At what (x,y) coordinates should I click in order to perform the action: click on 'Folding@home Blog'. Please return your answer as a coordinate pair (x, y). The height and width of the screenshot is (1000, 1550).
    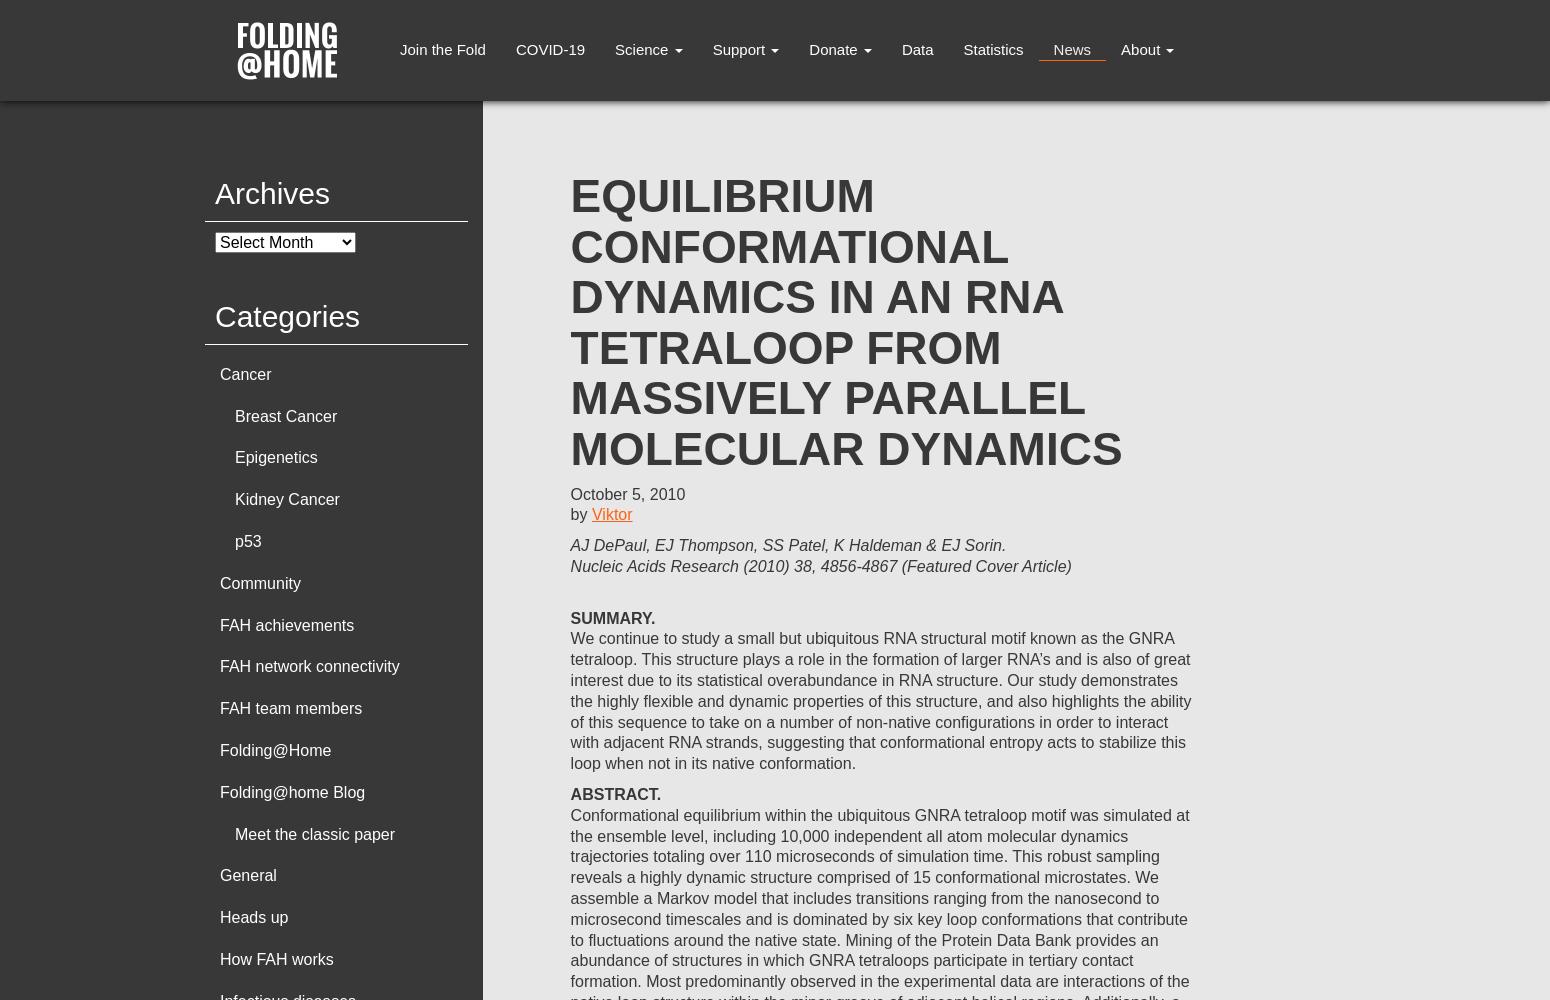
    Looking at the image, I should click on (292, 791).